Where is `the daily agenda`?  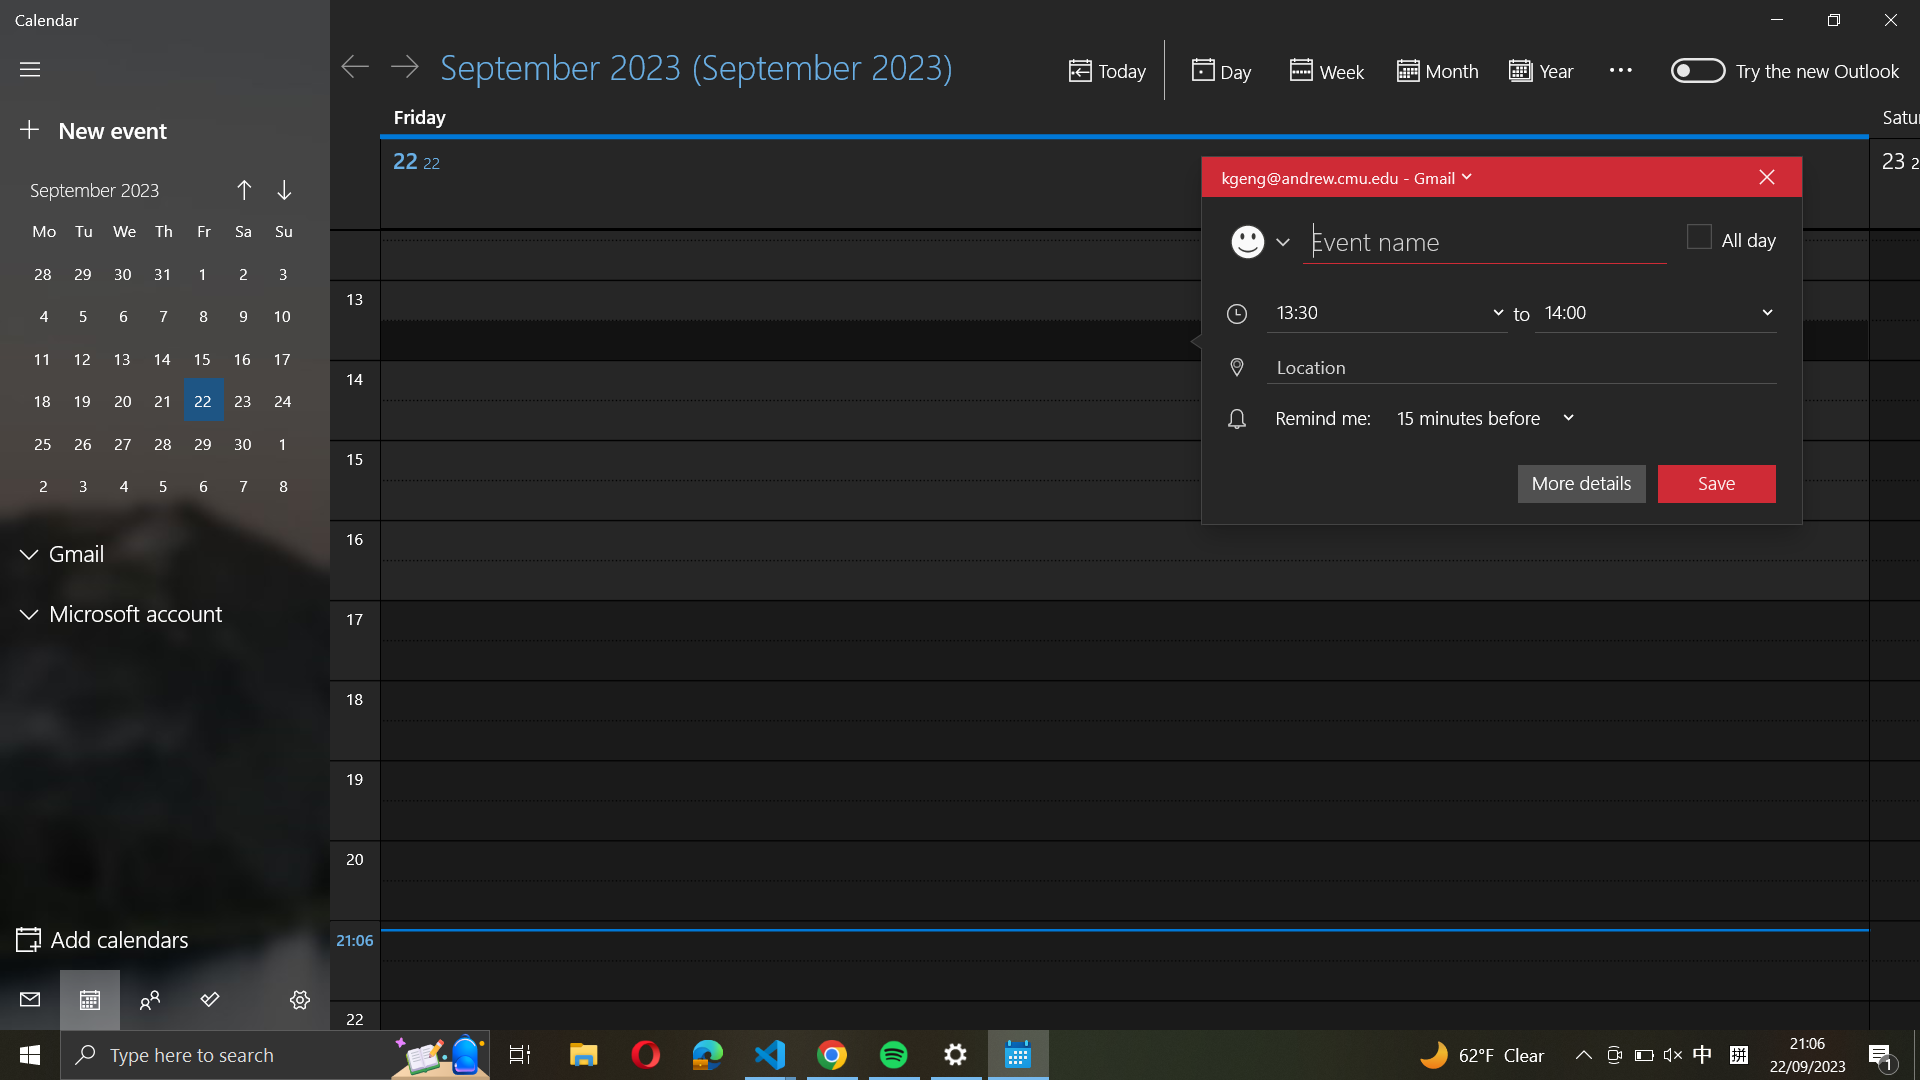 the daily agenda is located at coordinates (1220, 69).